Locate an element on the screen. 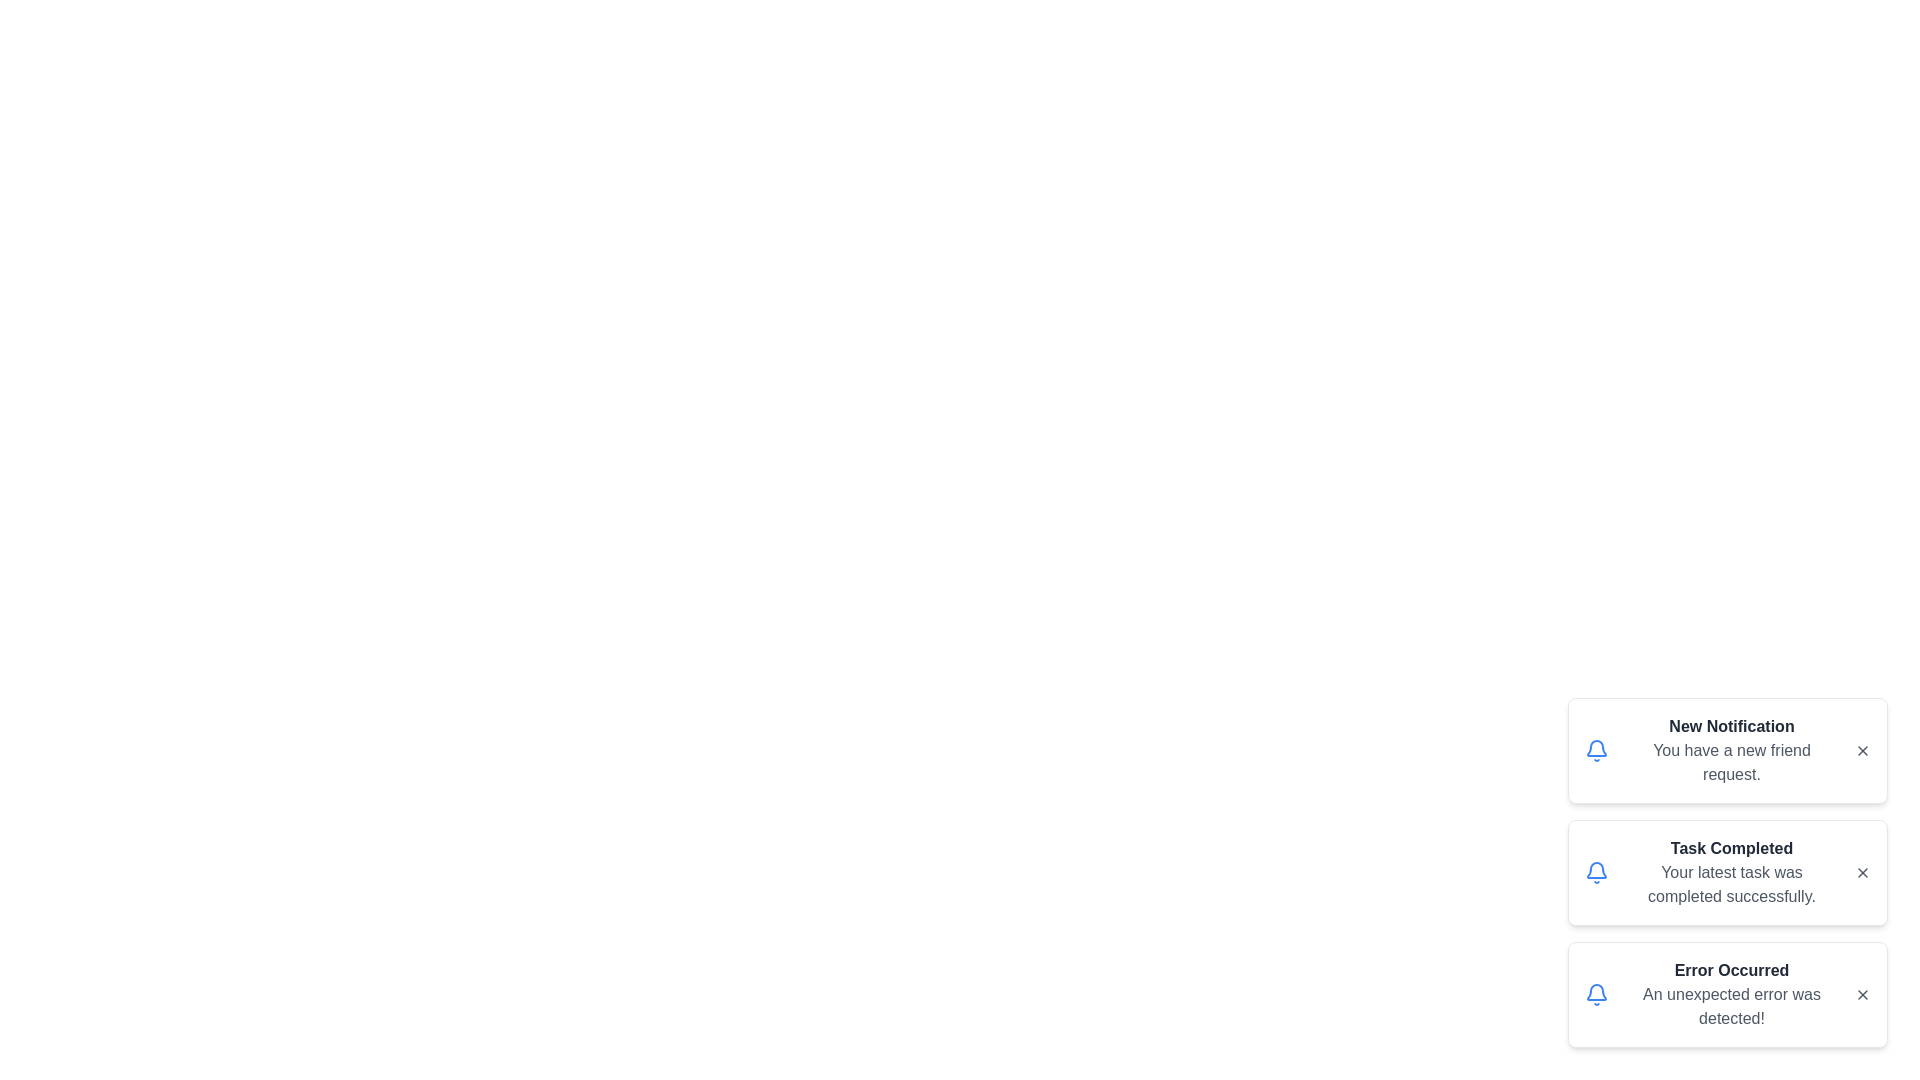 This screenshot has height=1080, width=1920. close button of the notification titled 'Error Occurred' is located at coordinates (1861, 995).